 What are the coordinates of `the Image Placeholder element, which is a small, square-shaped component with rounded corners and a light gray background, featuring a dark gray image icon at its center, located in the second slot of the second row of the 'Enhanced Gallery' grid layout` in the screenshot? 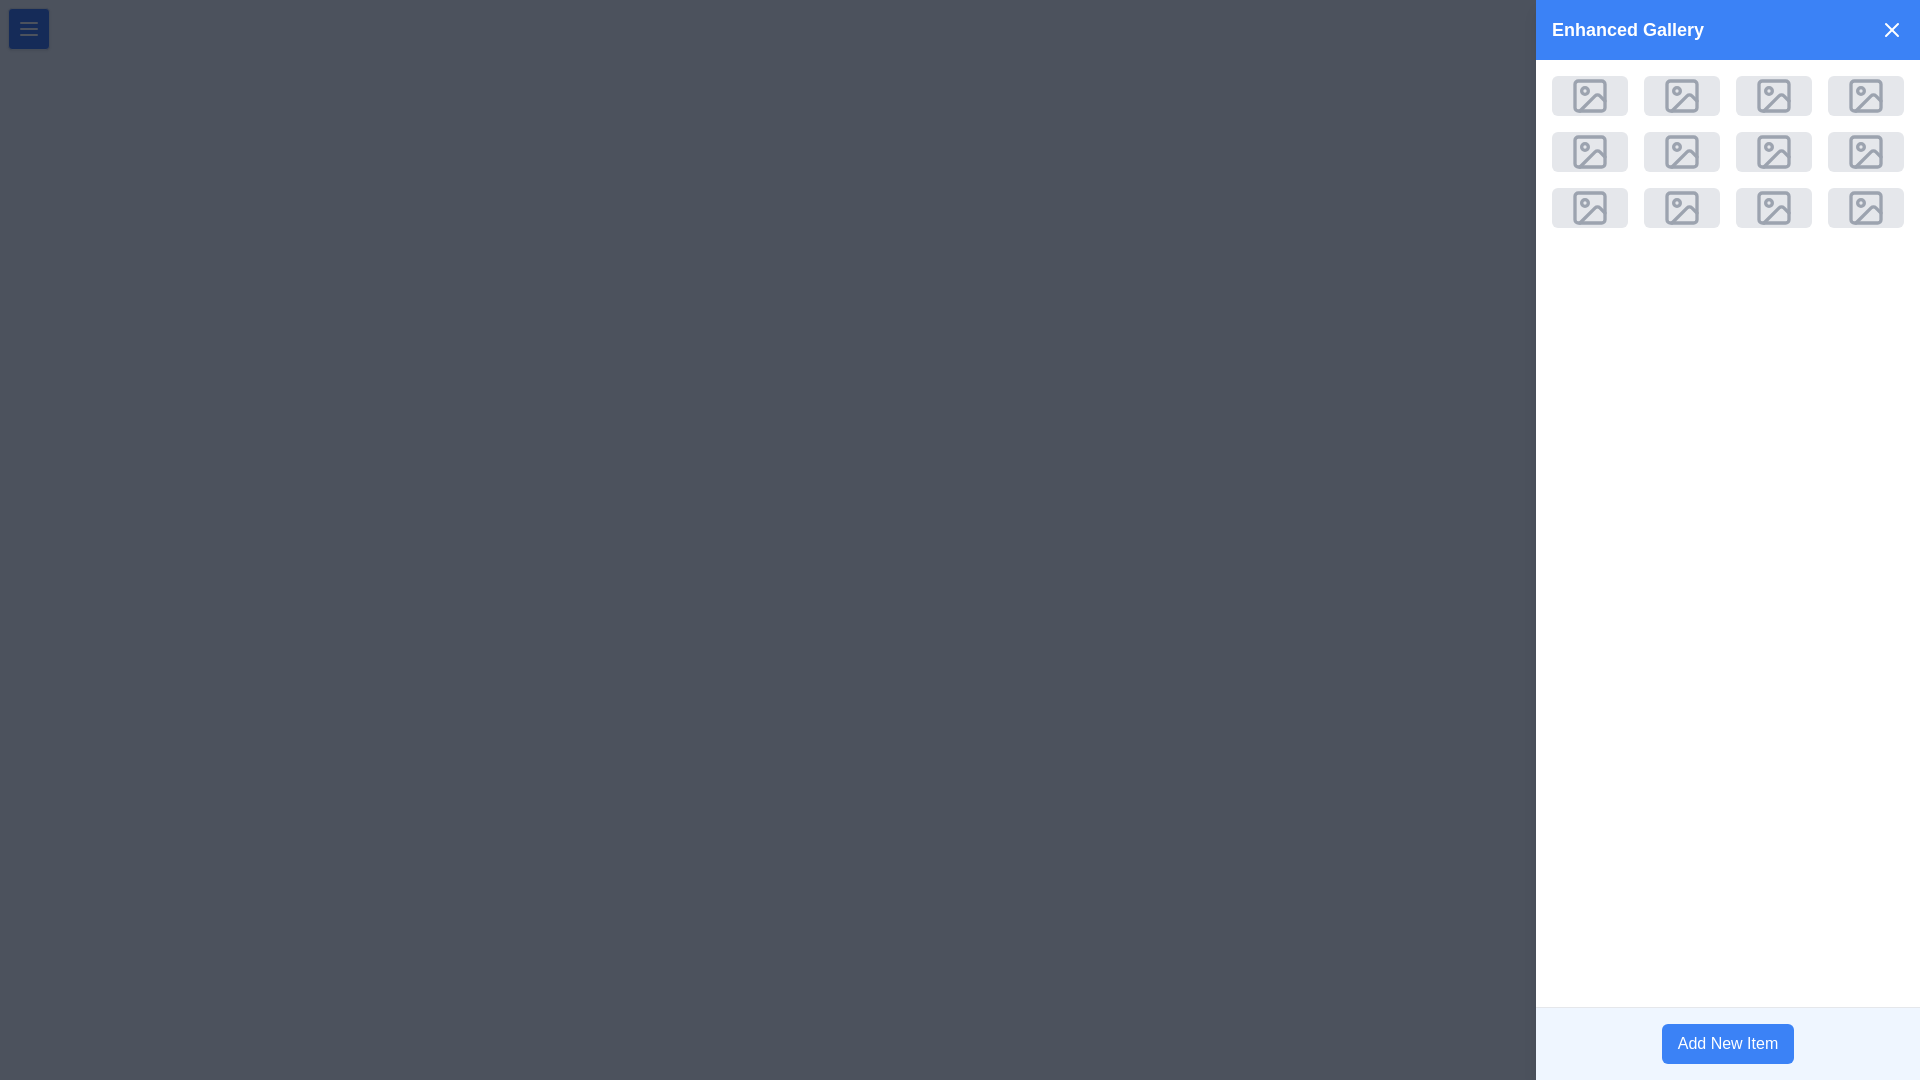 It's located at (1680, 150).